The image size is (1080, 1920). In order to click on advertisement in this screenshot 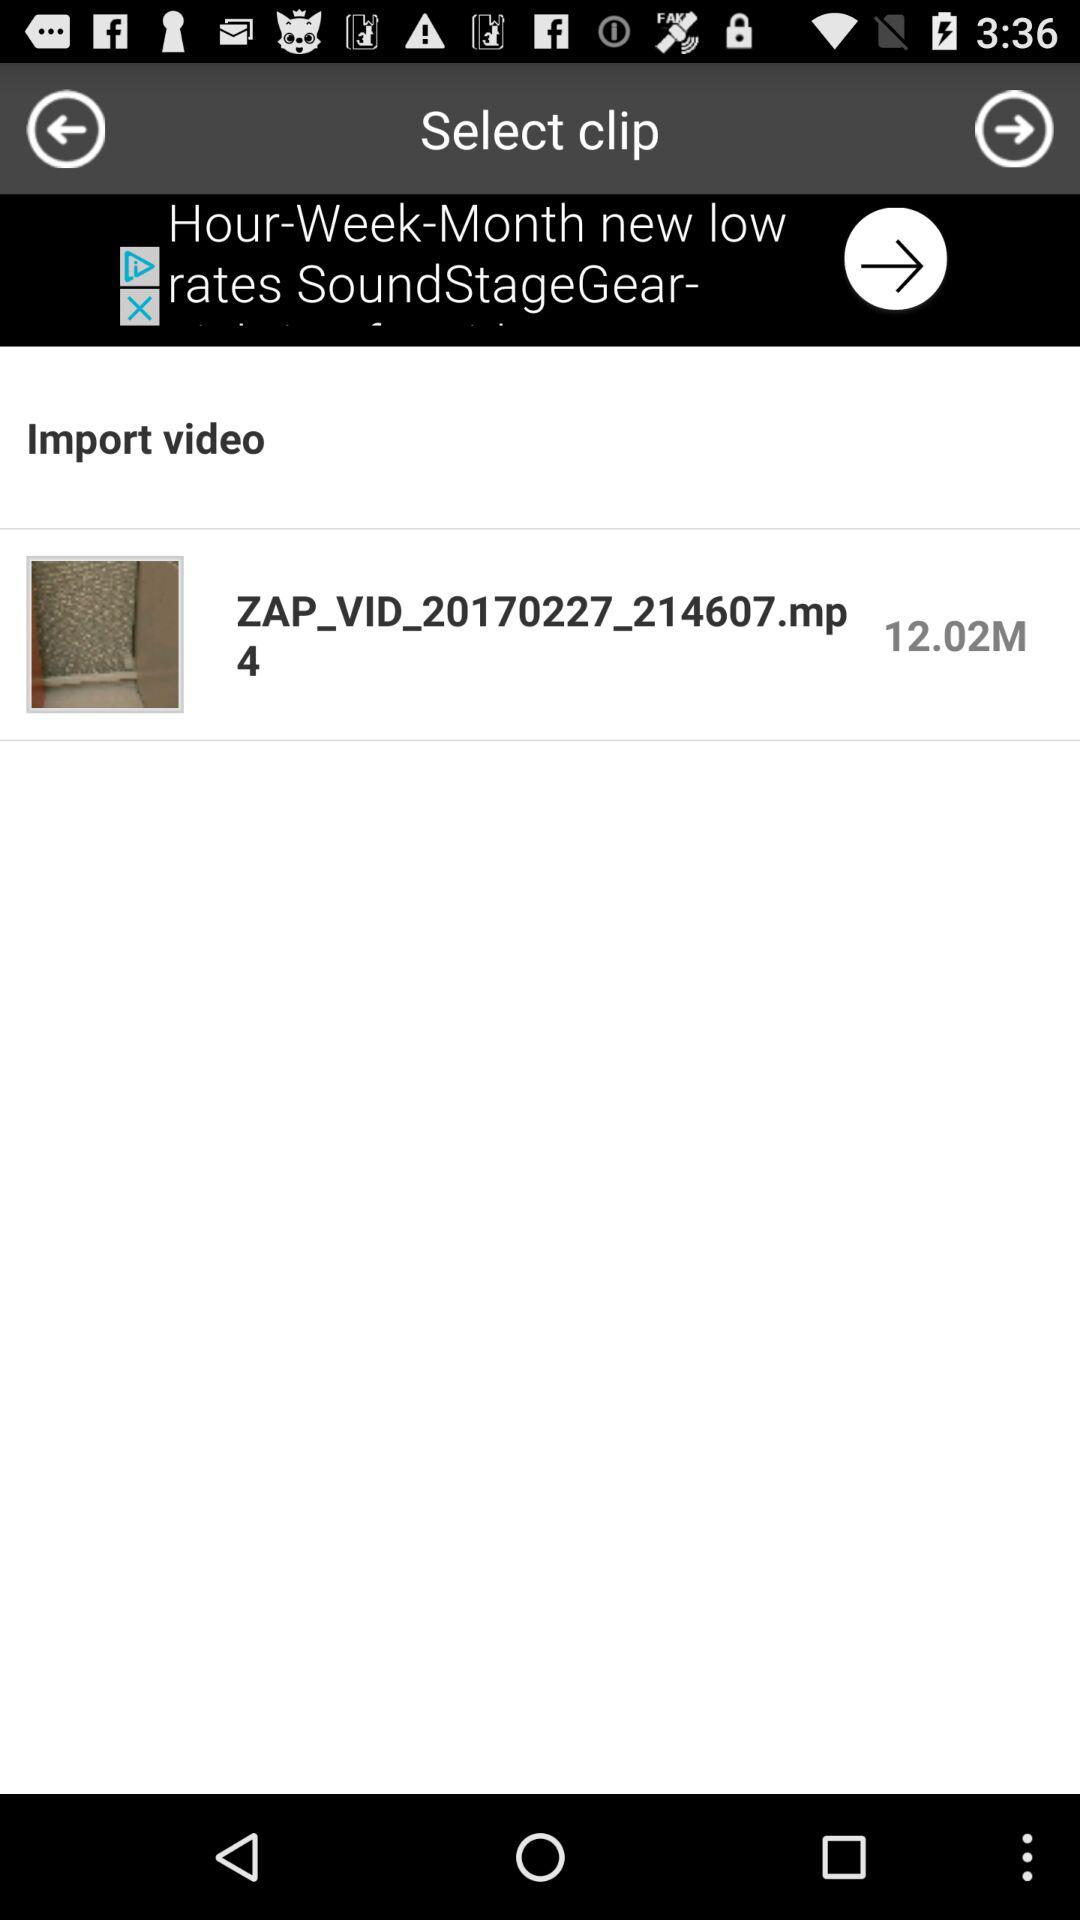, I will do `click(540, 258)`.